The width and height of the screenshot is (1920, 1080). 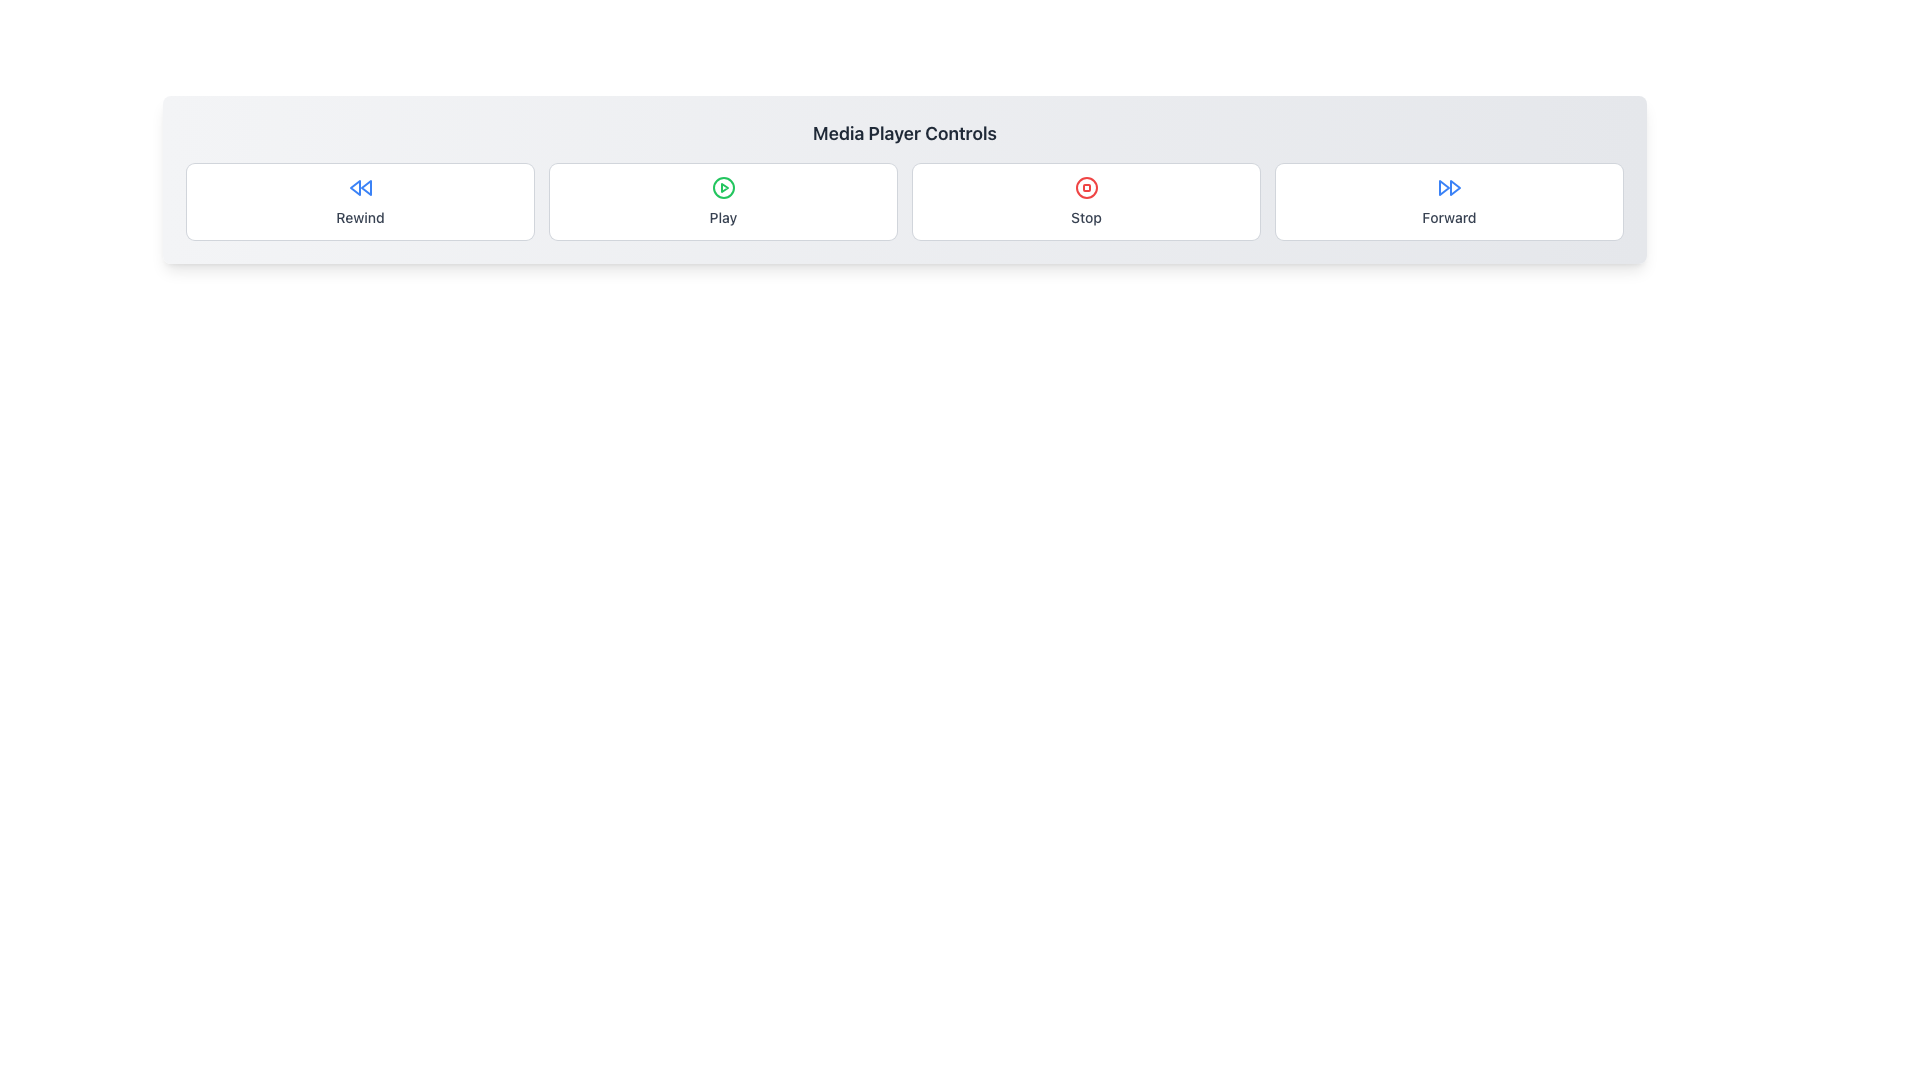 I want to click on SVG icon representing the fast-forward symbol, which is located at the top of the 'Forward' button in the media controls, so click(x=1449, y=188).